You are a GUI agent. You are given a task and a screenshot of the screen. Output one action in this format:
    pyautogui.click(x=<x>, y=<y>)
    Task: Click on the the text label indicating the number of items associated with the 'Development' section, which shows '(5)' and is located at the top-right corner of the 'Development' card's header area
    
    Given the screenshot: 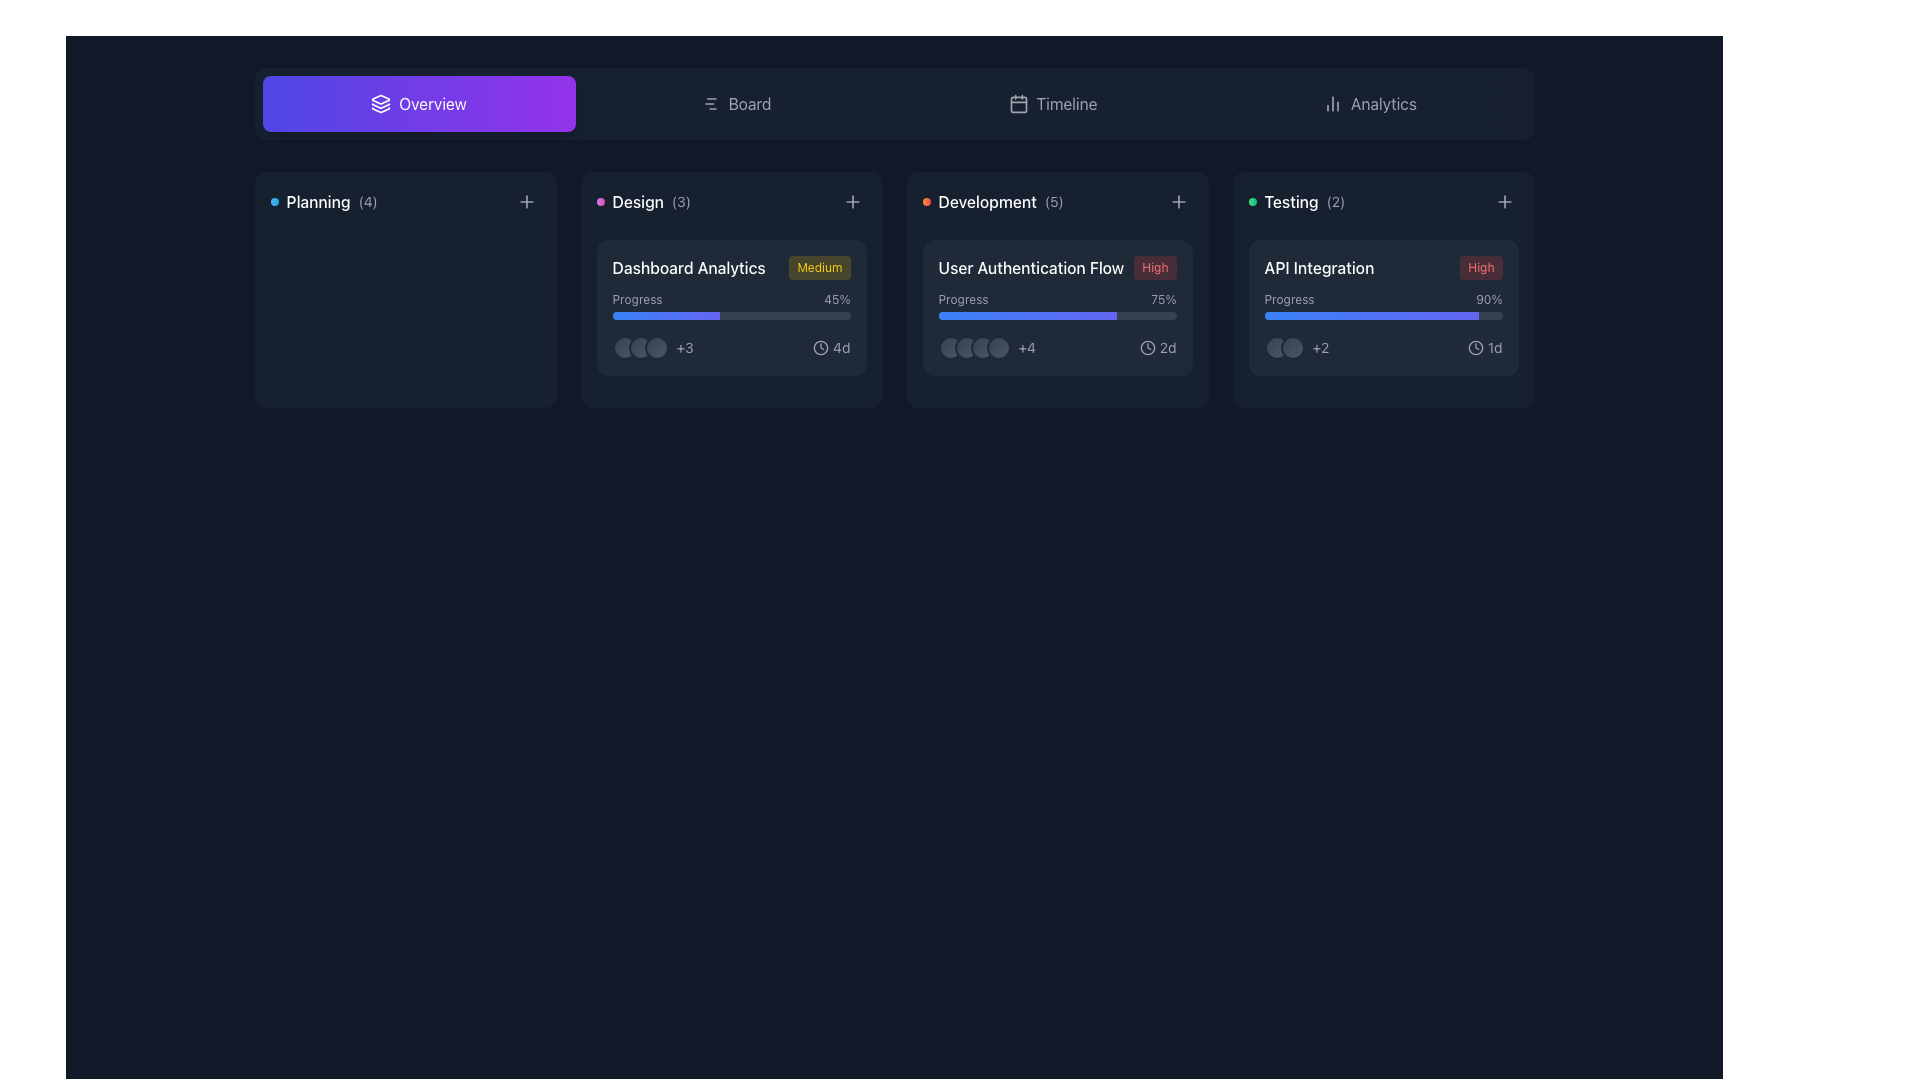 What is the action you would take?
    pyautogui.click(x=1053, y=201)
    